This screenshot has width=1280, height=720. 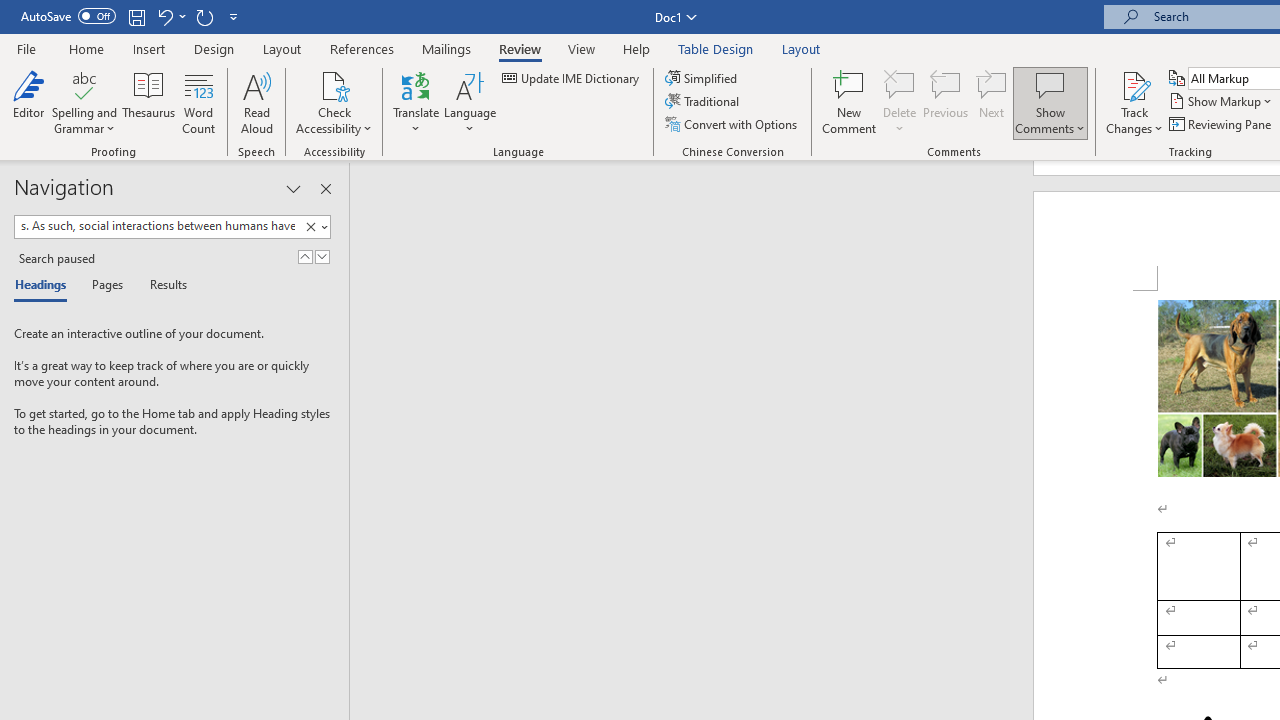 I want to click on 'Thesaurus...', so click(x=148, y=103).